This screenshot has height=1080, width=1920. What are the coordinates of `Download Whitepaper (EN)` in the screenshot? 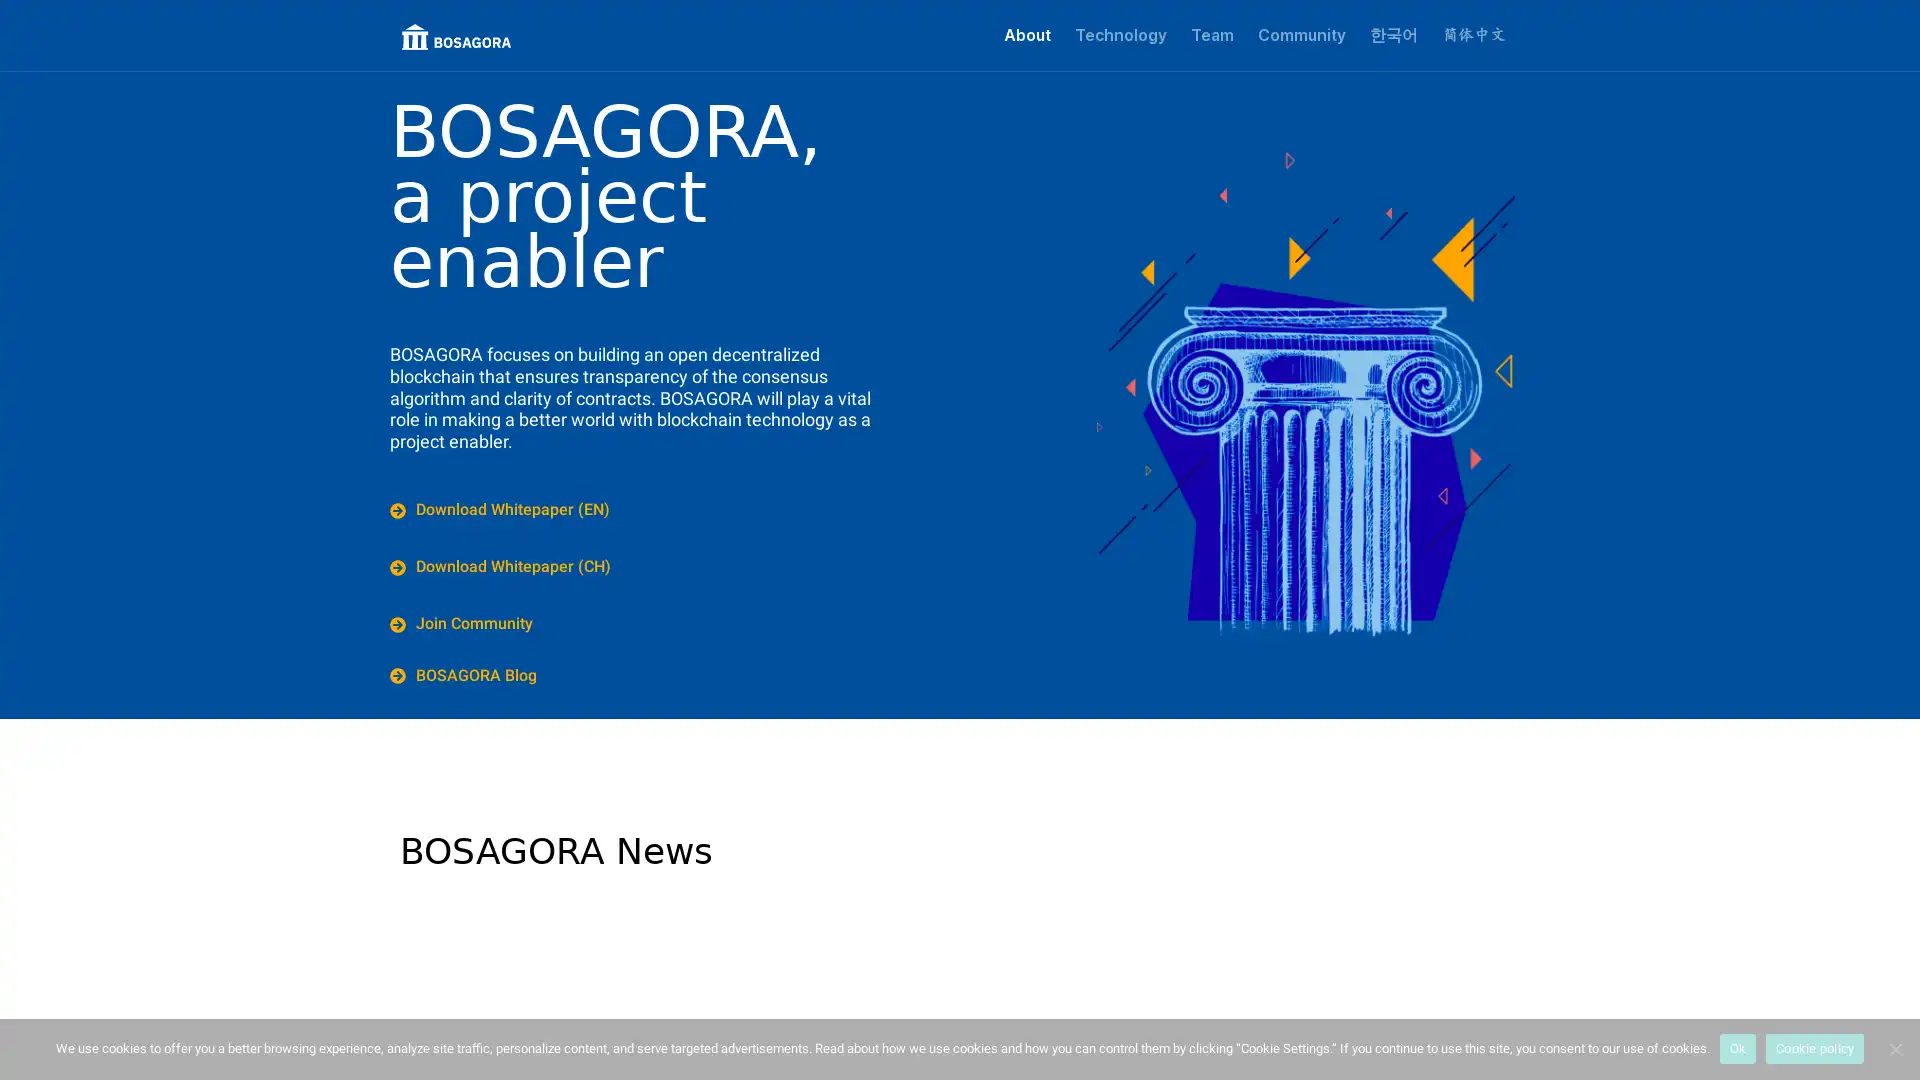 It's located at (502, 509).